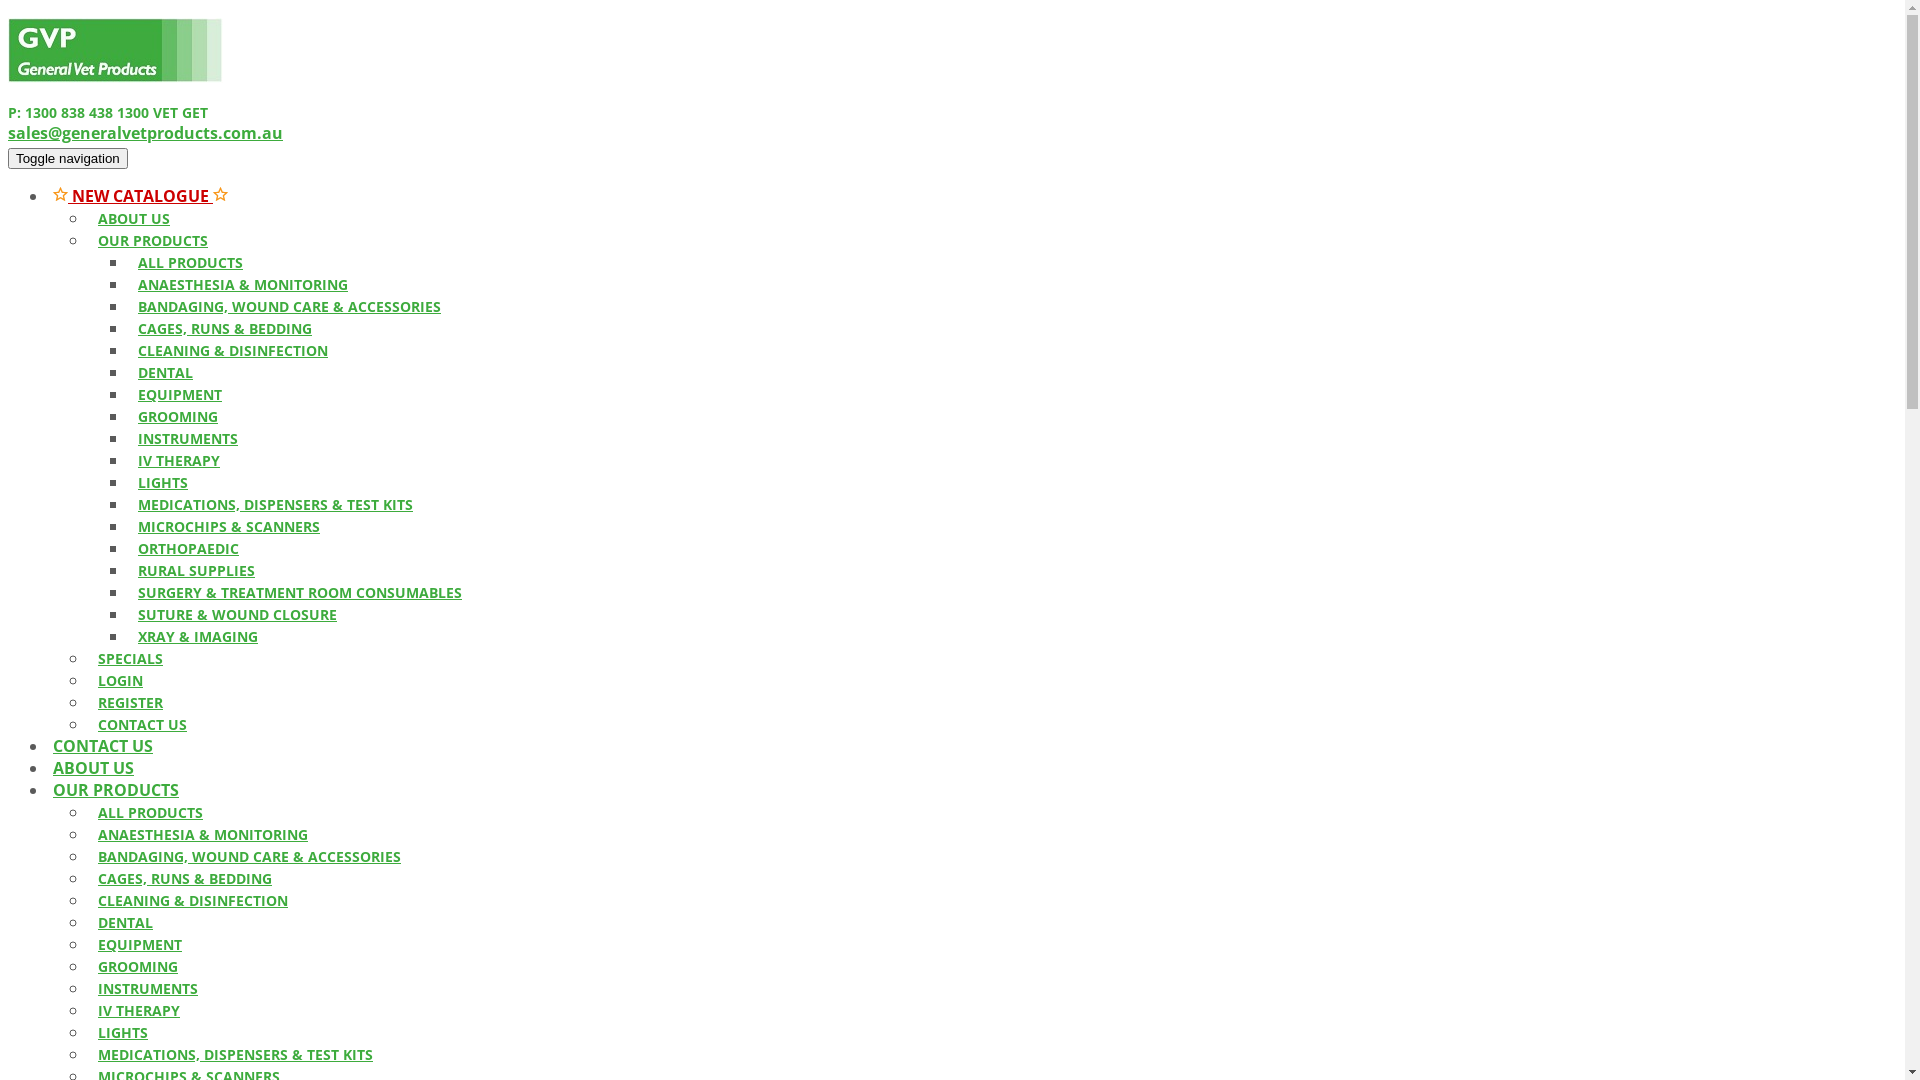 This screenshot has width=1920, height=1080. Describe the element at coordinates (67, 157) in the screenshot. I see `'Toggle navigation'` at that location.